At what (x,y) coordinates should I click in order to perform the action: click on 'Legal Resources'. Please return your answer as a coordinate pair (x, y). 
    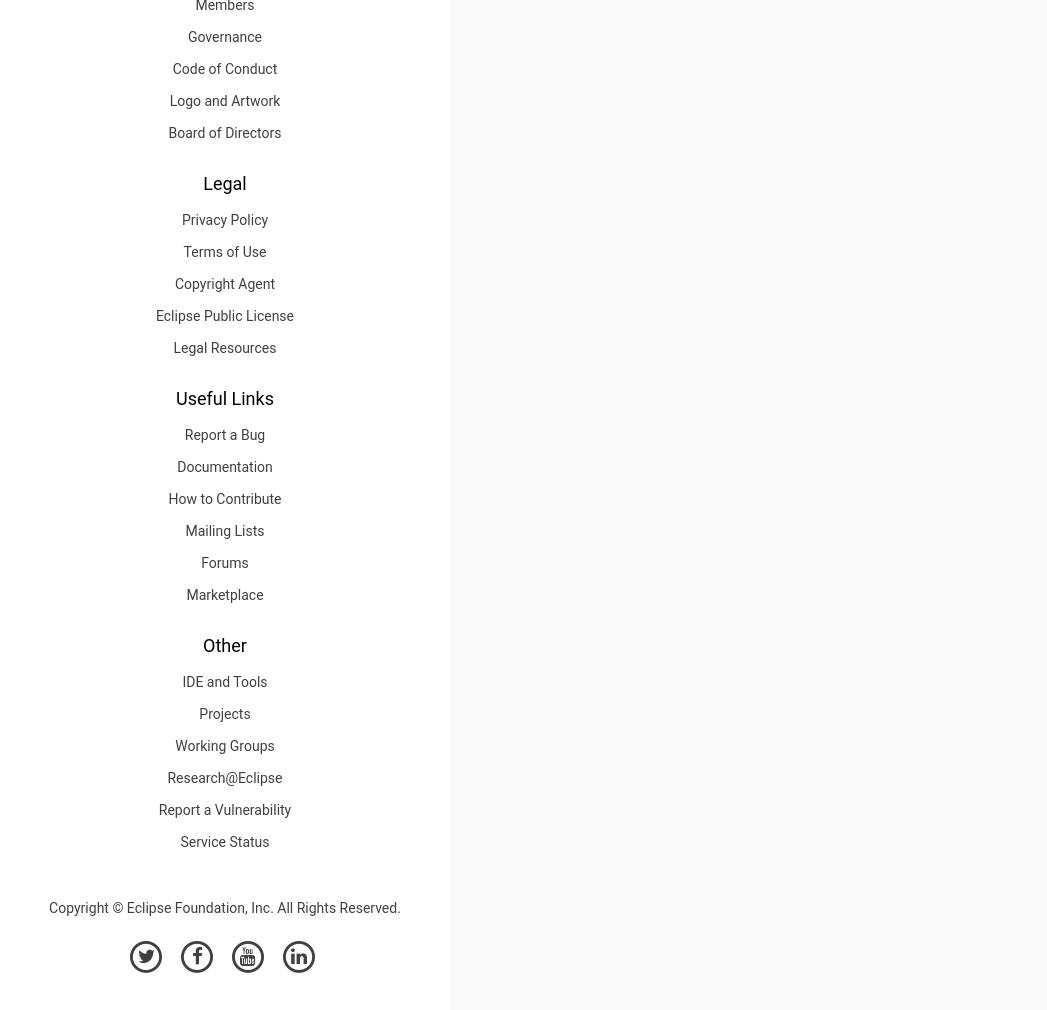
    Looking at the image, I should click on (223, 347).